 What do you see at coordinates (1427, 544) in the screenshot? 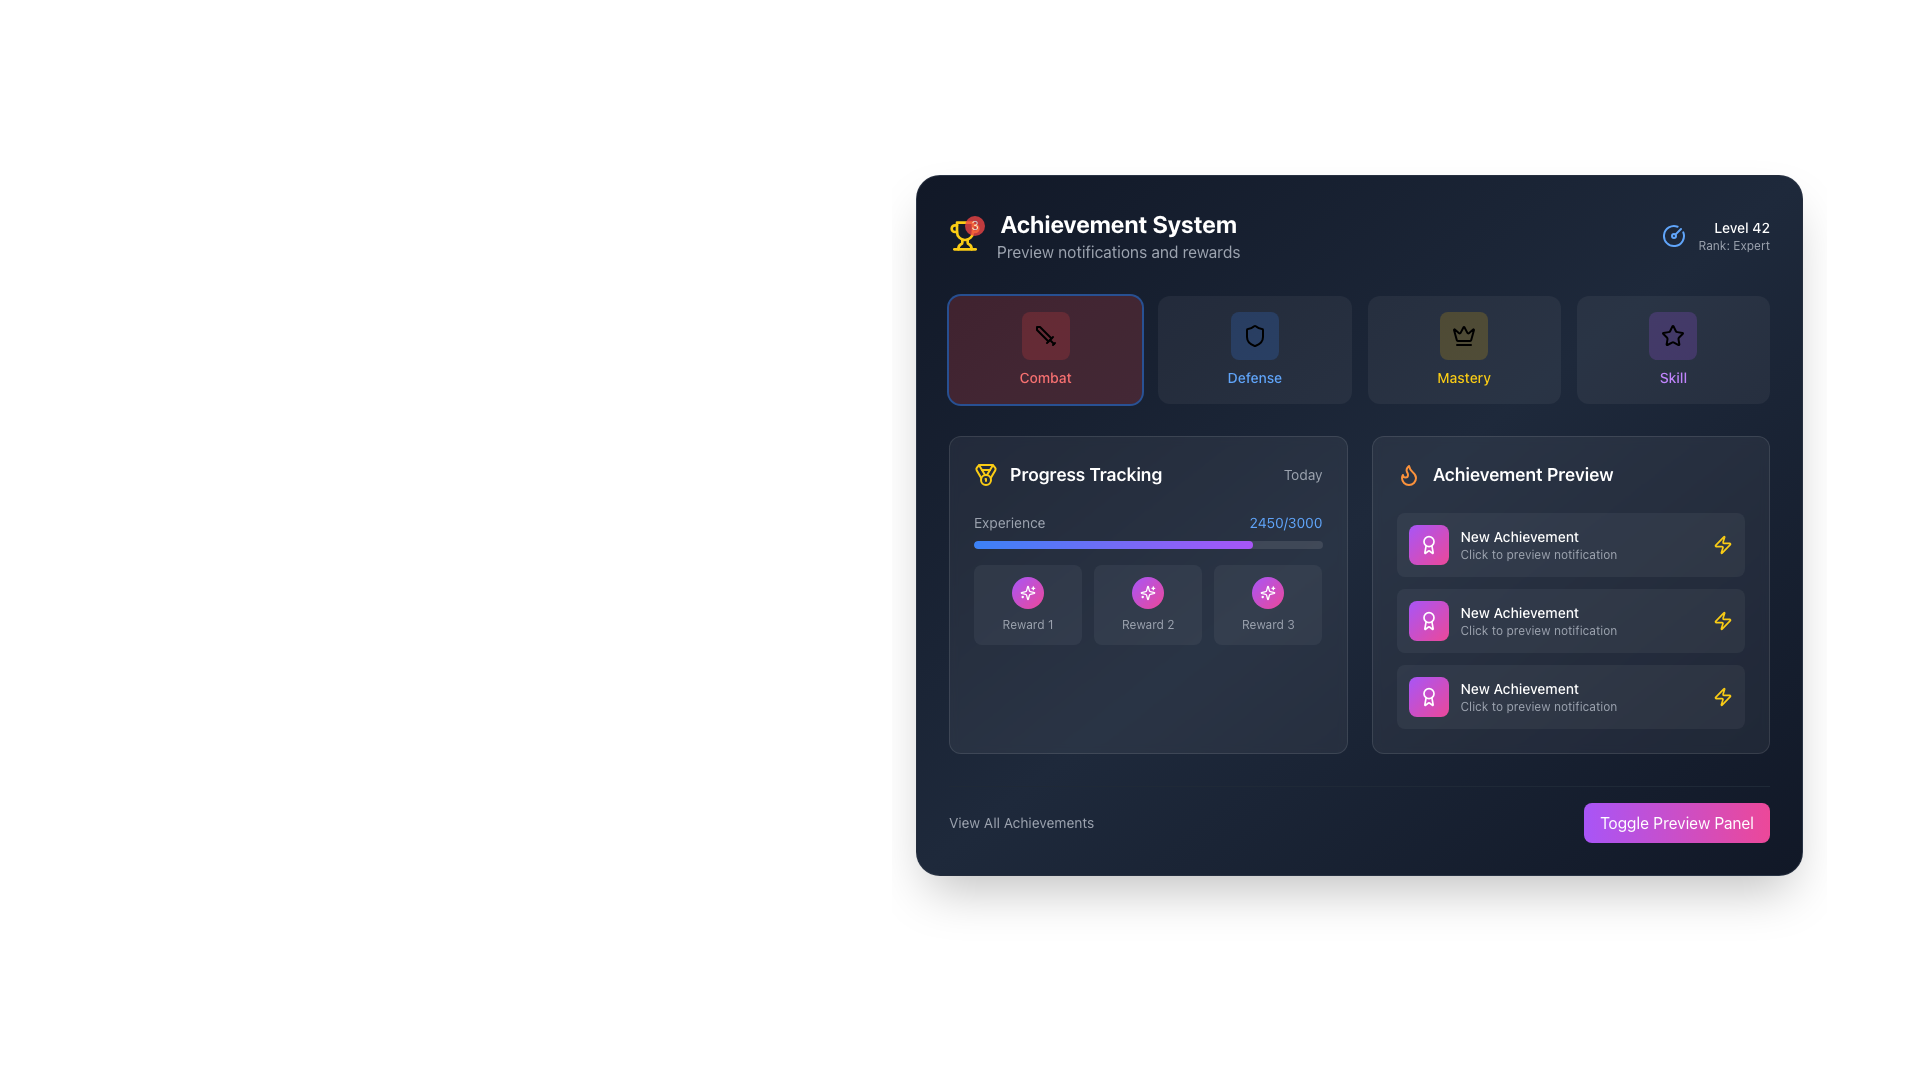
I see `the circular badge icon with a decorative ribbon-like design, located in the top-left corner of the interface, near categories like 'Combat' and 'Defense'` at bounding box center [1427, 544].